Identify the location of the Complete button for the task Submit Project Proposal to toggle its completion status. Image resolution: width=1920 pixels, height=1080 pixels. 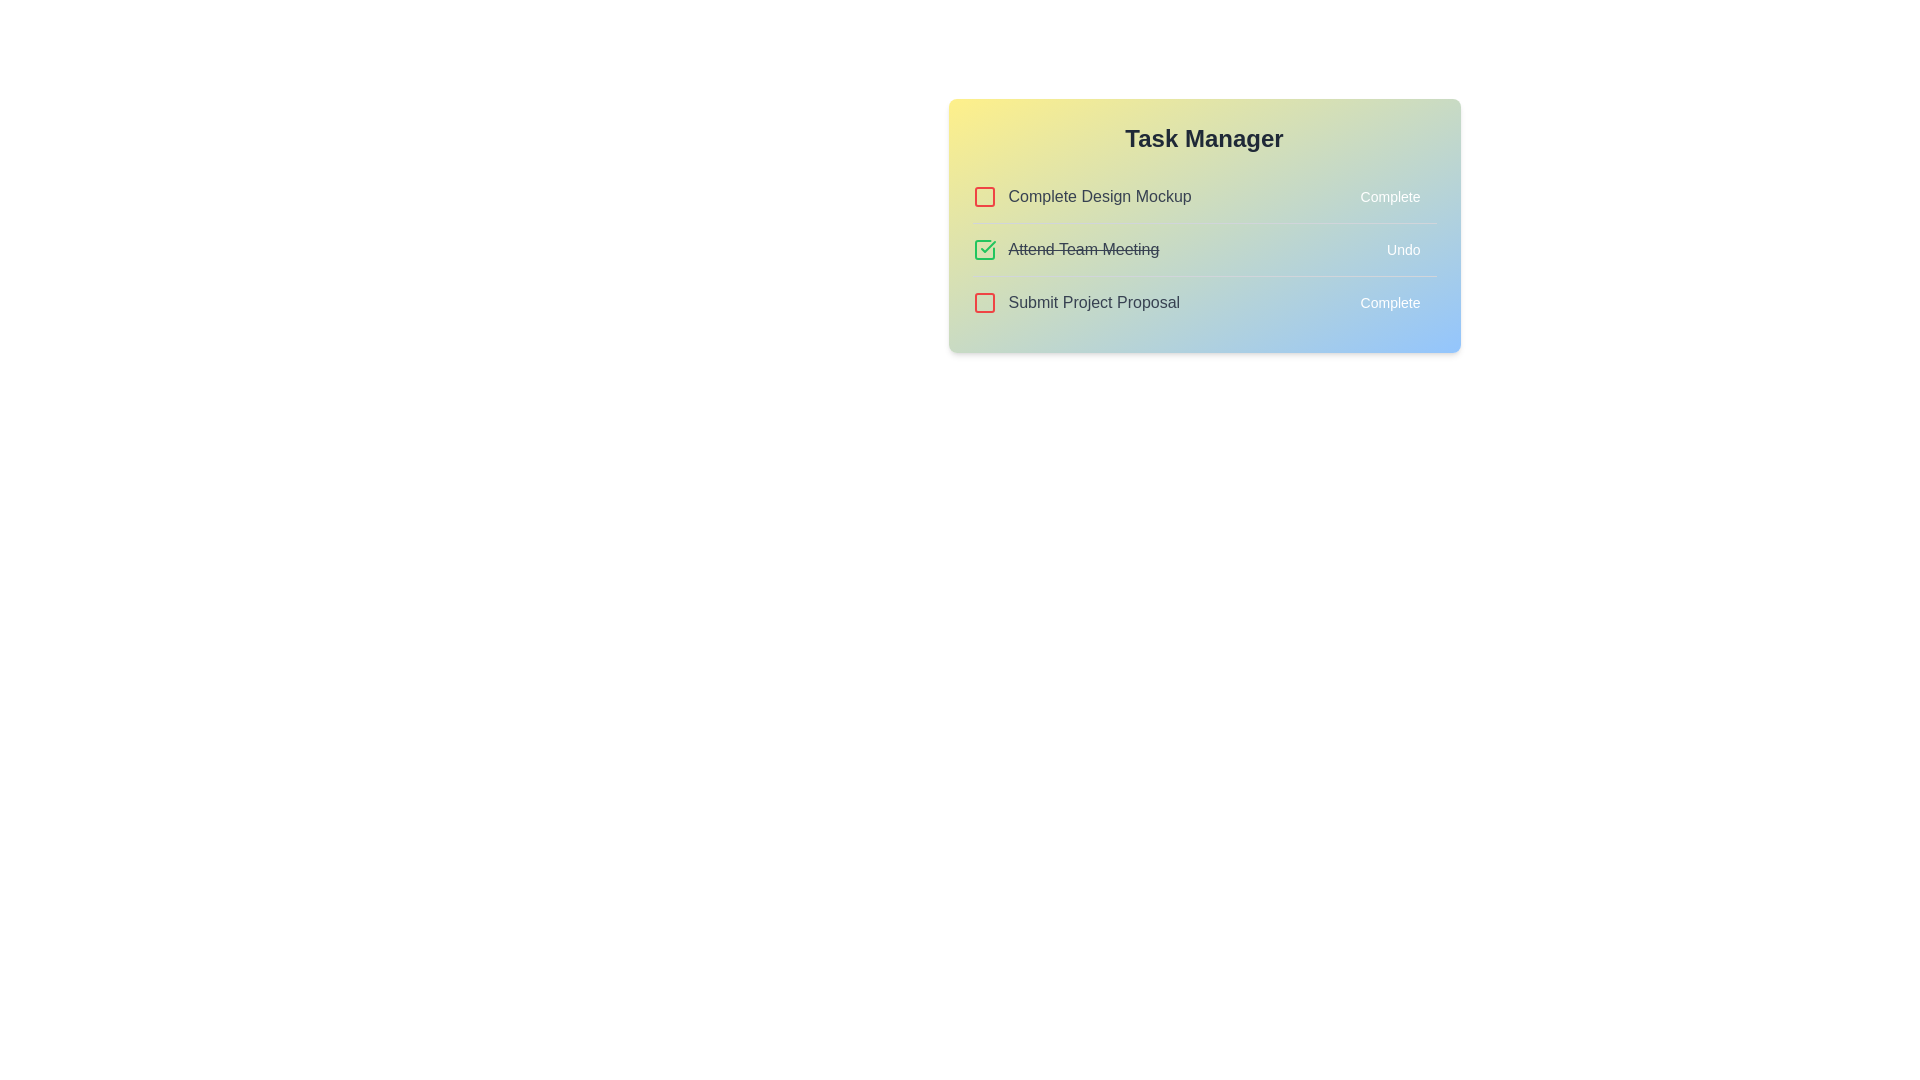
(1389, 303).